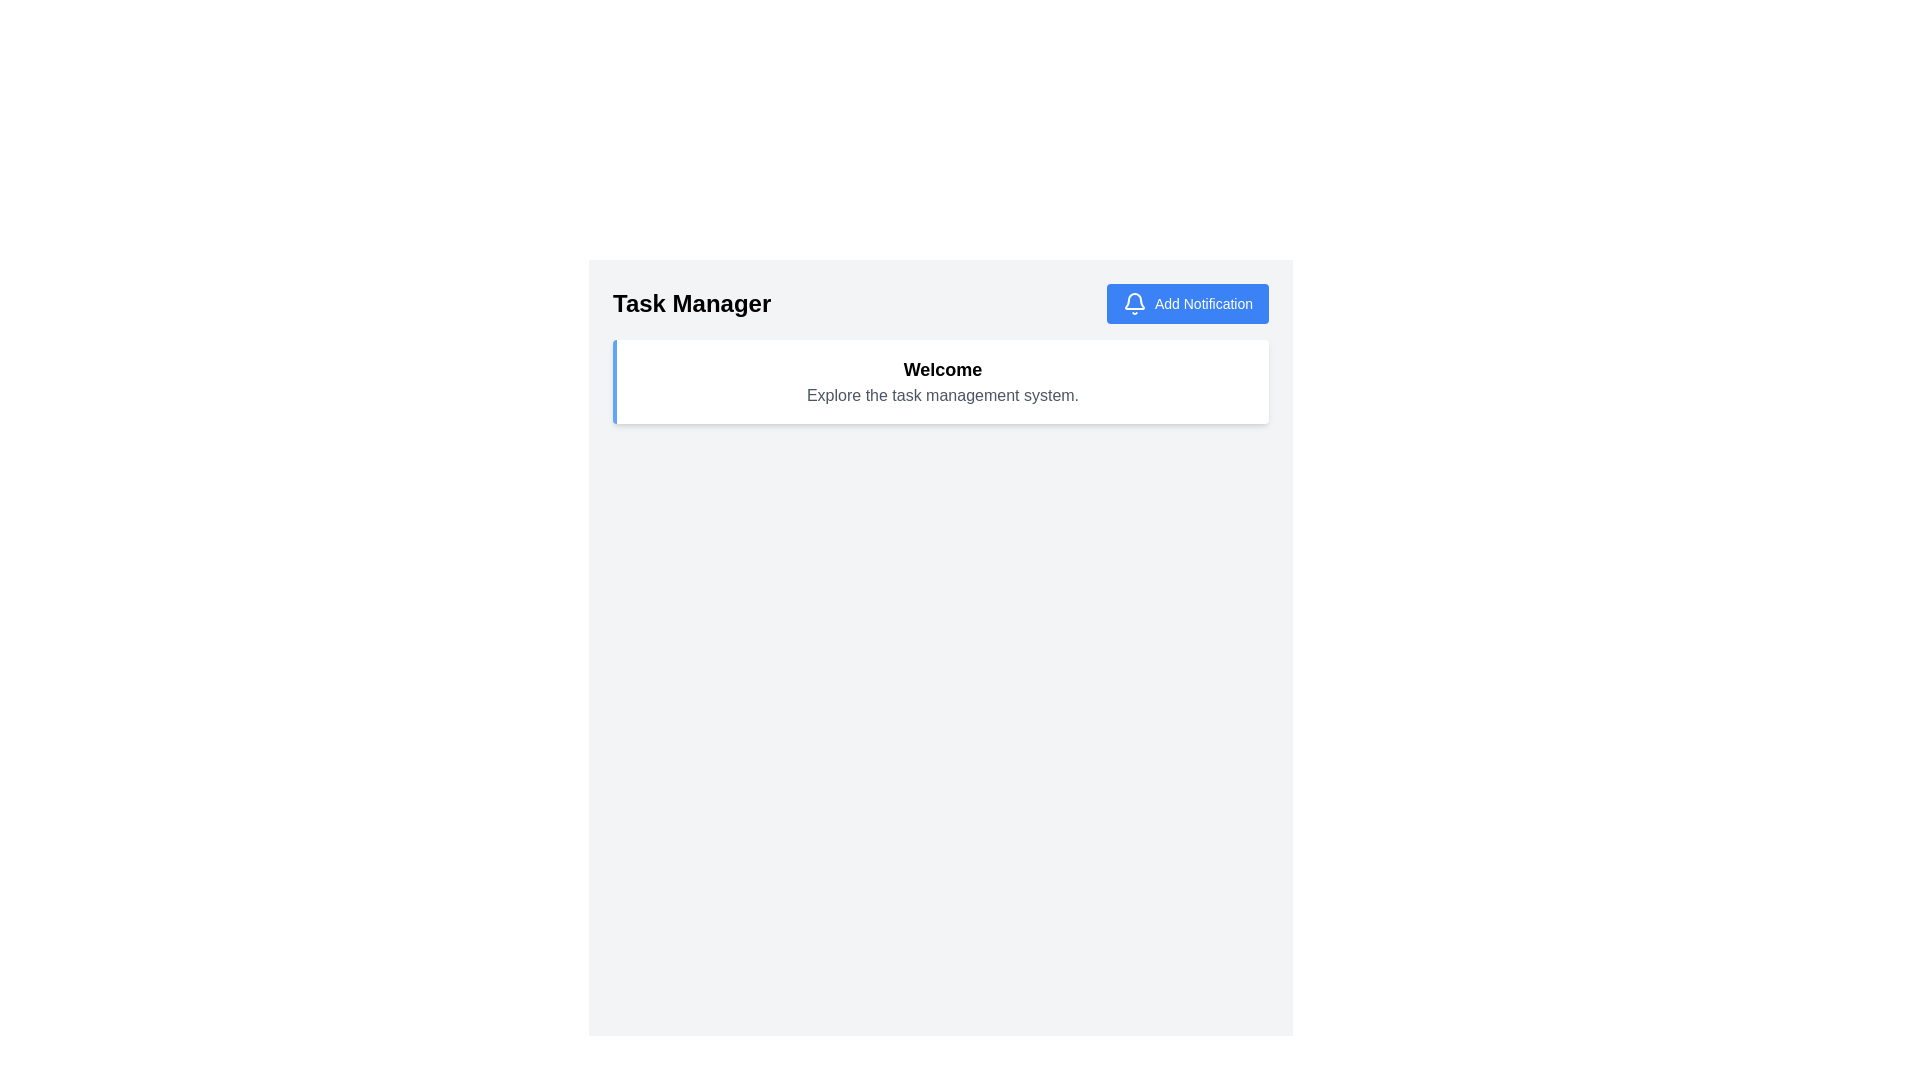  Describe the element at coordinates (941, 396) in the screenshot. I see `the Static Informative Text located beneath the 'Welcome' heading in the white panel of the task management system interface` at that location.